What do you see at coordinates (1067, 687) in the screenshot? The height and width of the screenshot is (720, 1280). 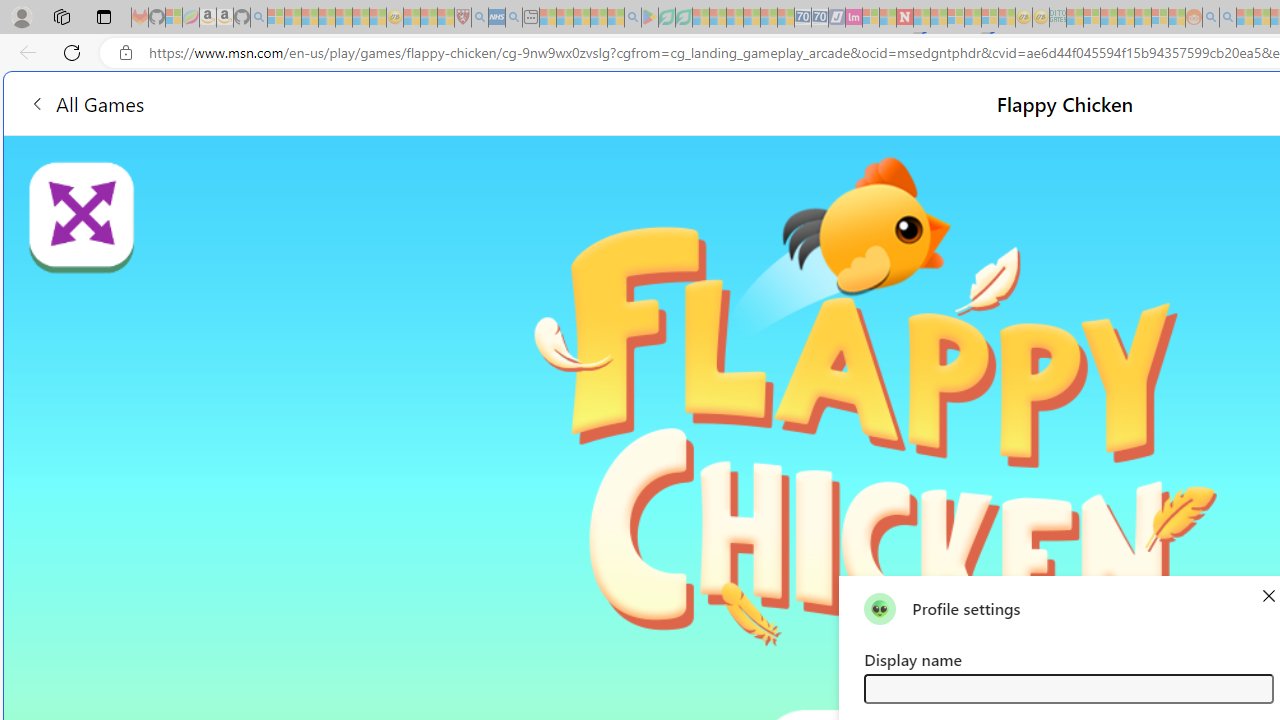 I see `'Class: text-input'` at bounding box center [1067, 687].